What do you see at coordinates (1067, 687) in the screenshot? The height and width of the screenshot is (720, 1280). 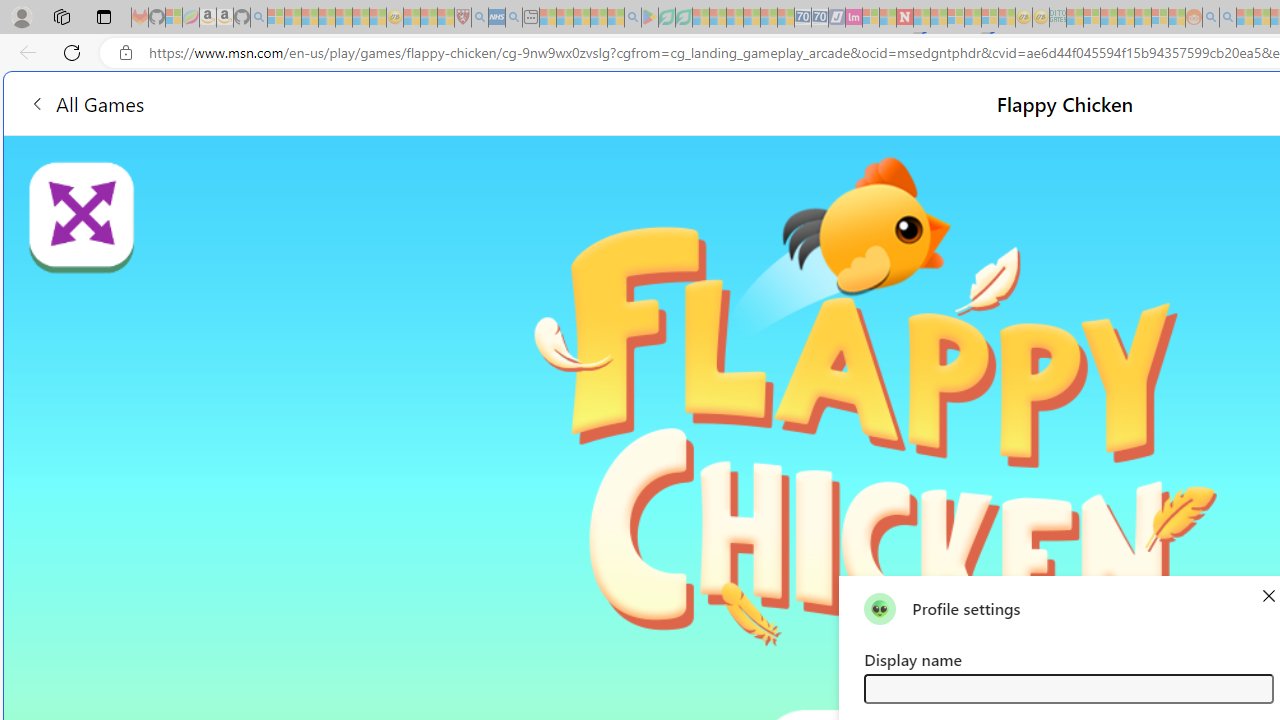 I see `'Class: text-input'` at bounding box center [1067, 687].